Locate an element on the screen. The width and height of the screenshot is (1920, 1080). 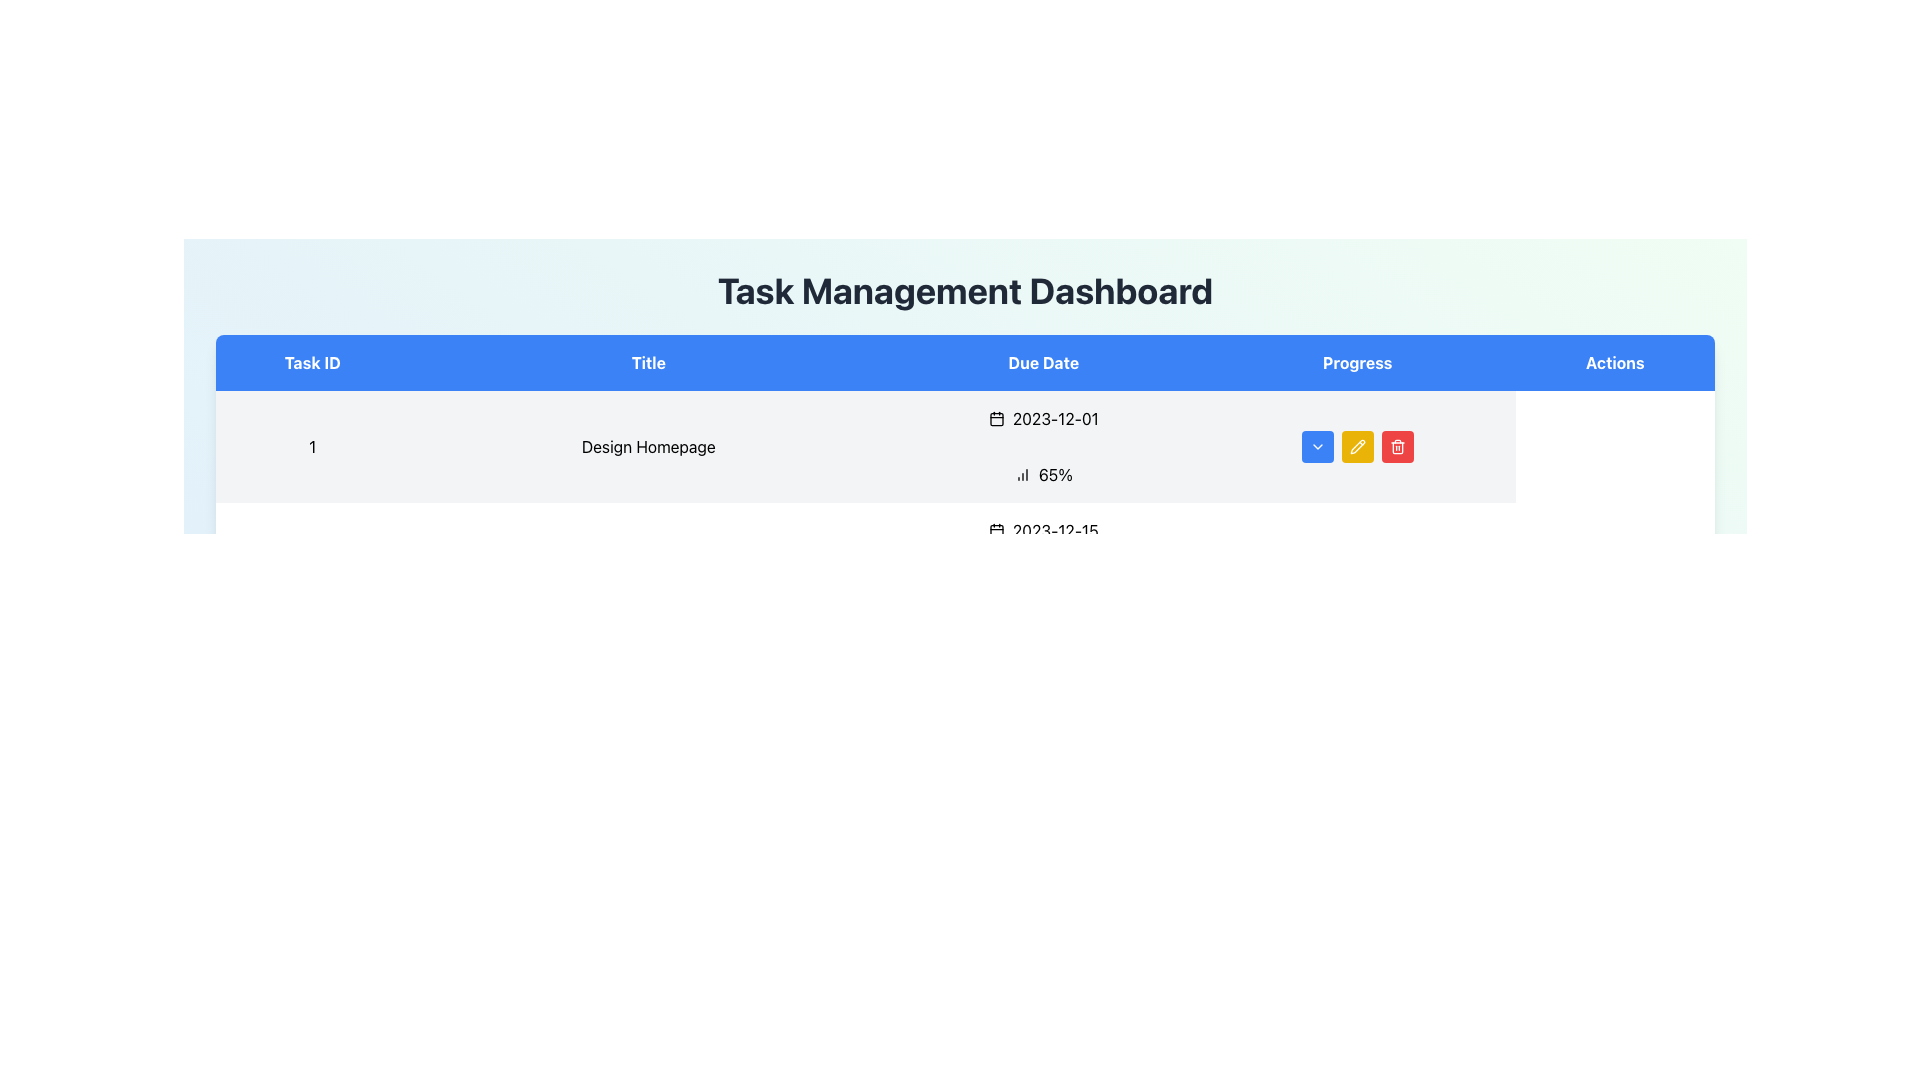
the Due Date label displaying the due date for the 'Design Homepage' task located in the third column of the first row of the table is located at coordinates (1042, 418).